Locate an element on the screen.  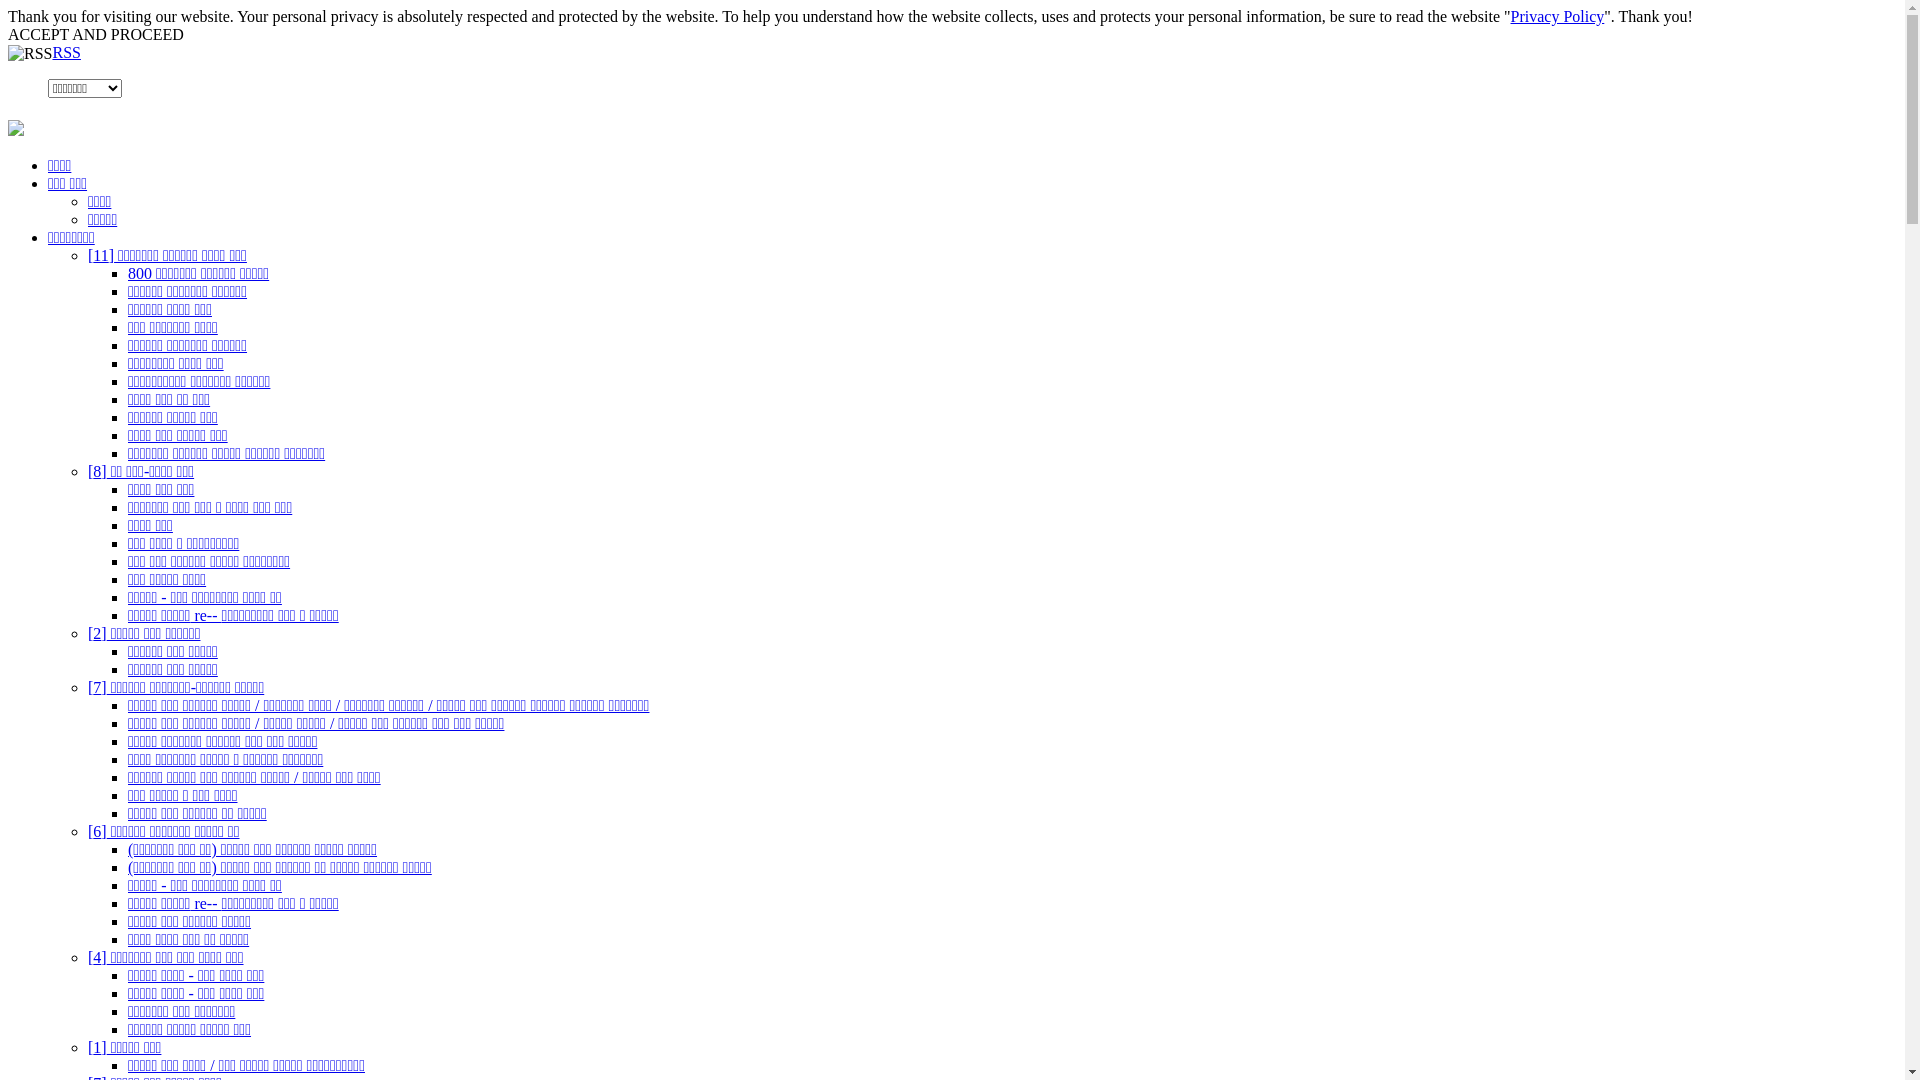
'Privacy Policy' is located at coordinates (1557, 16).